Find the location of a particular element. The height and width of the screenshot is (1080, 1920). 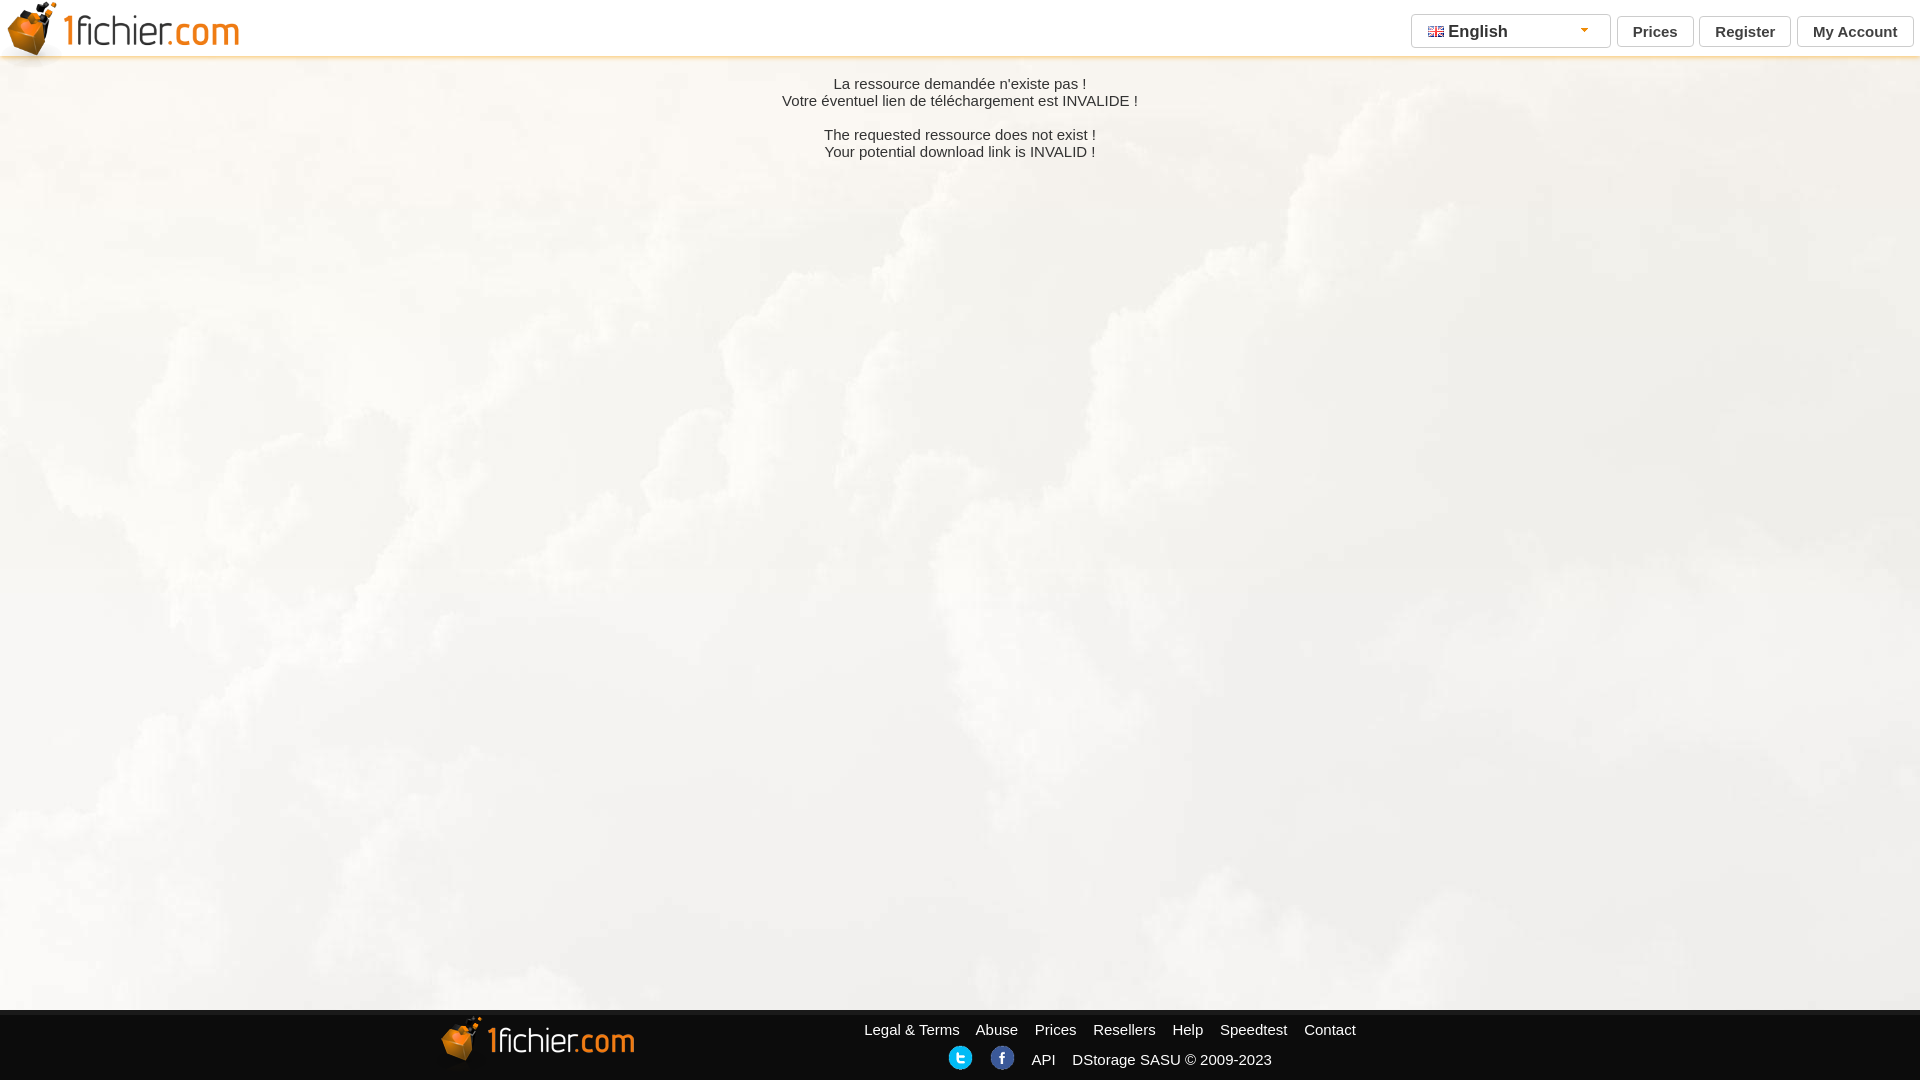

'Speedtest' is located at coordinates (1218, 1029).